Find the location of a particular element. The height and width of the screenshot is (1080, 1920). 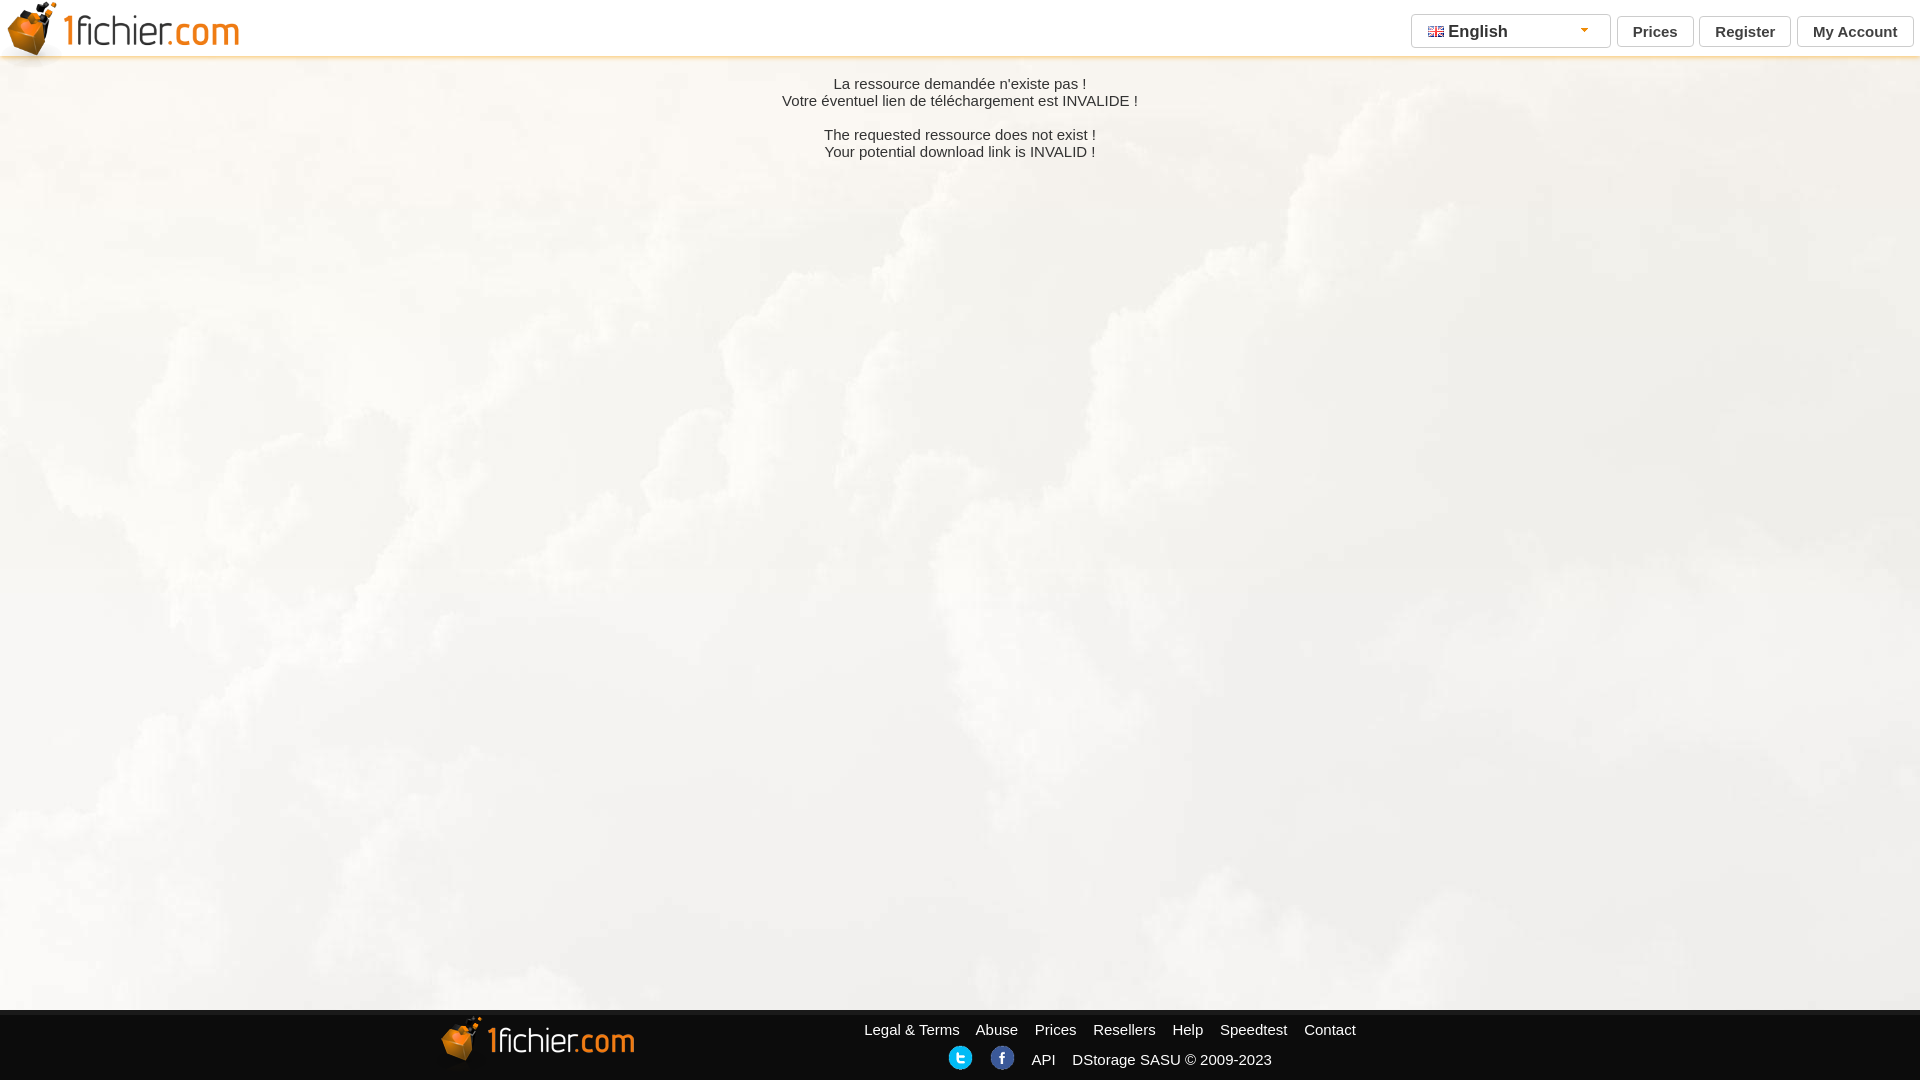

'Speedtest' is located at coordinates (1218, 1029).